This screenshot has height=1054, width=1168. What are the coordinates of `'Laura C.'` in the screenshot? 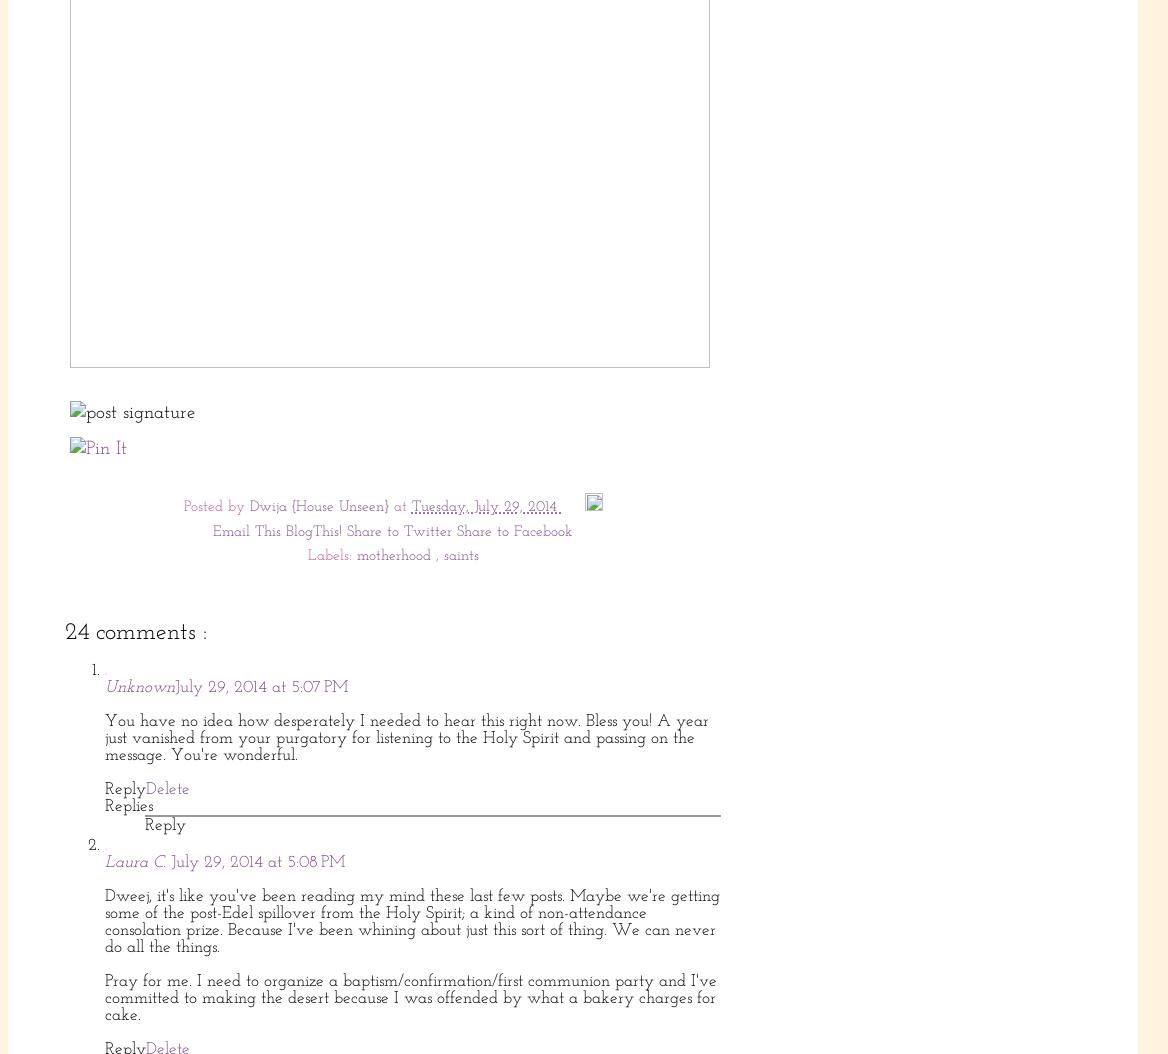 It's located at (137, 862).